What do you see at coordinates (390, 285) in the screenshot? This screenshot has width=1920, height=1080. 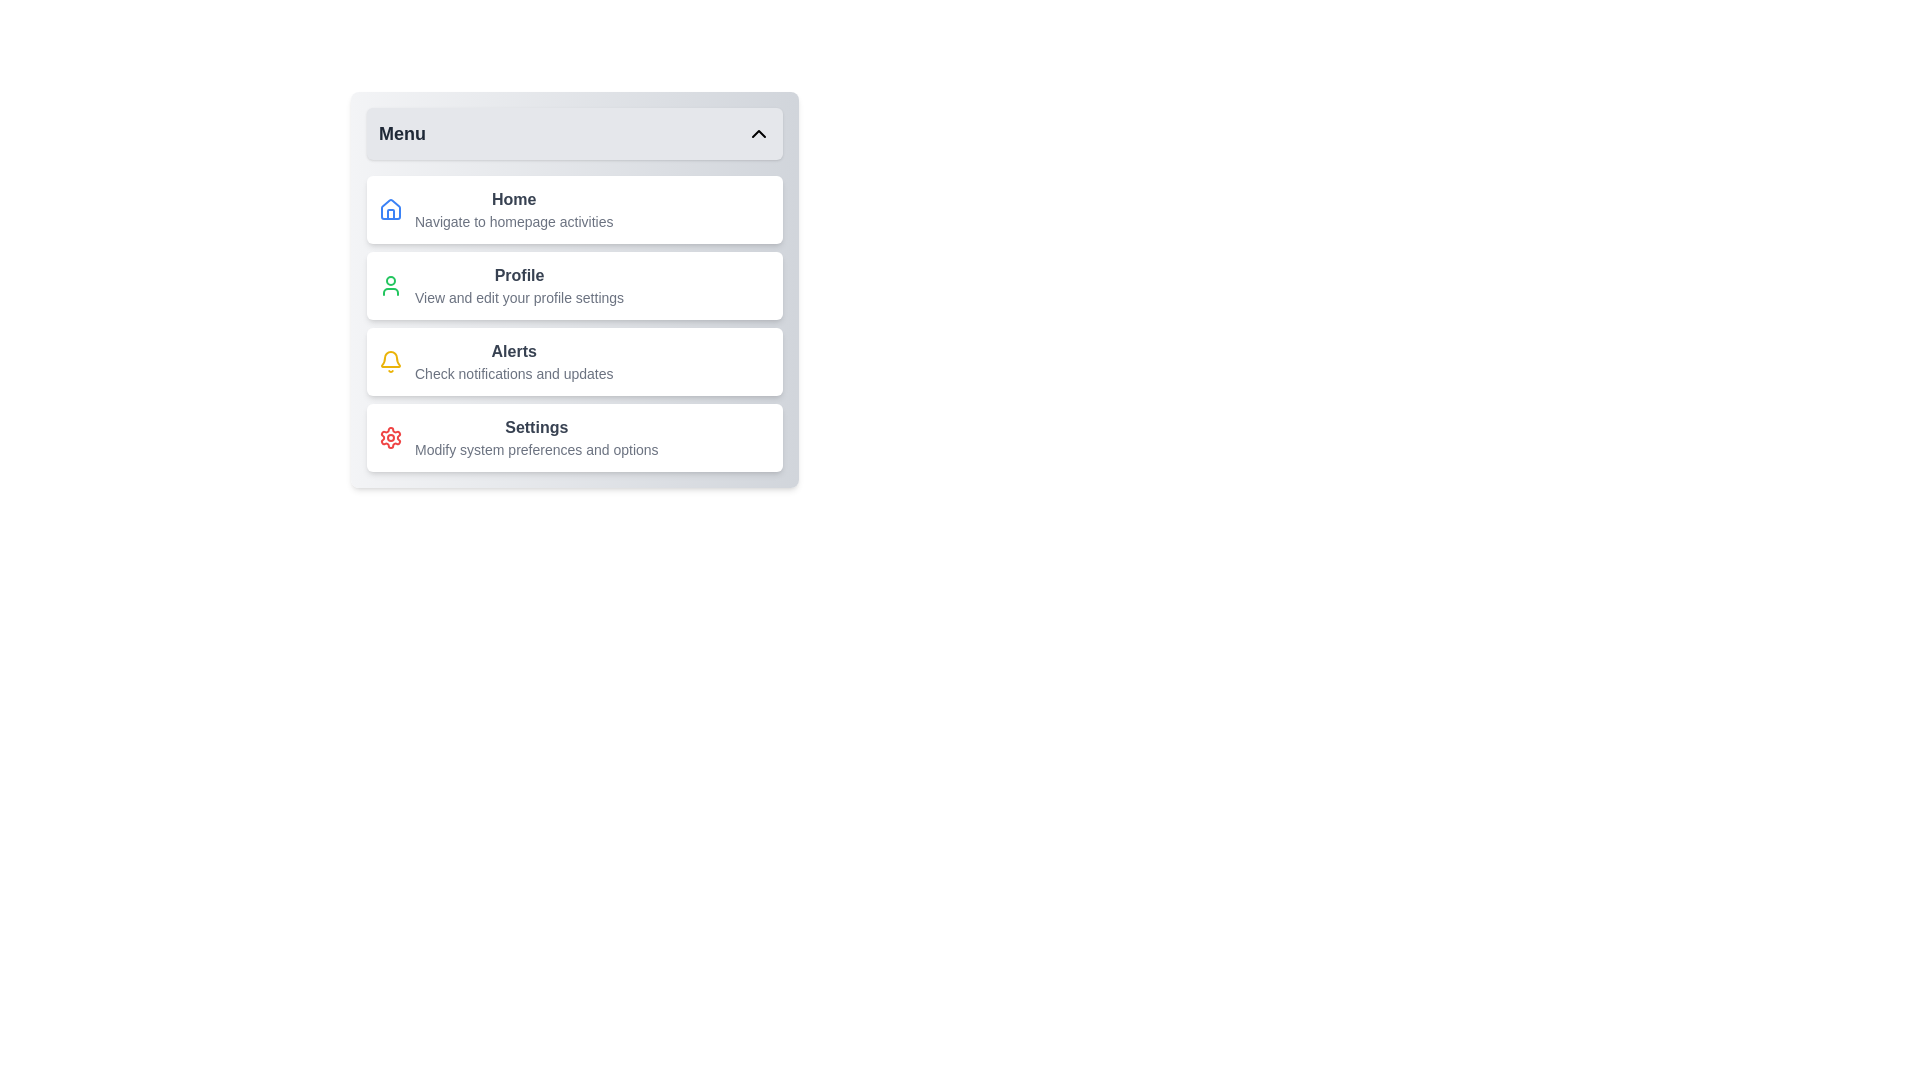 I see `the Profile icon in the menu` at bounding box center [390, 285].